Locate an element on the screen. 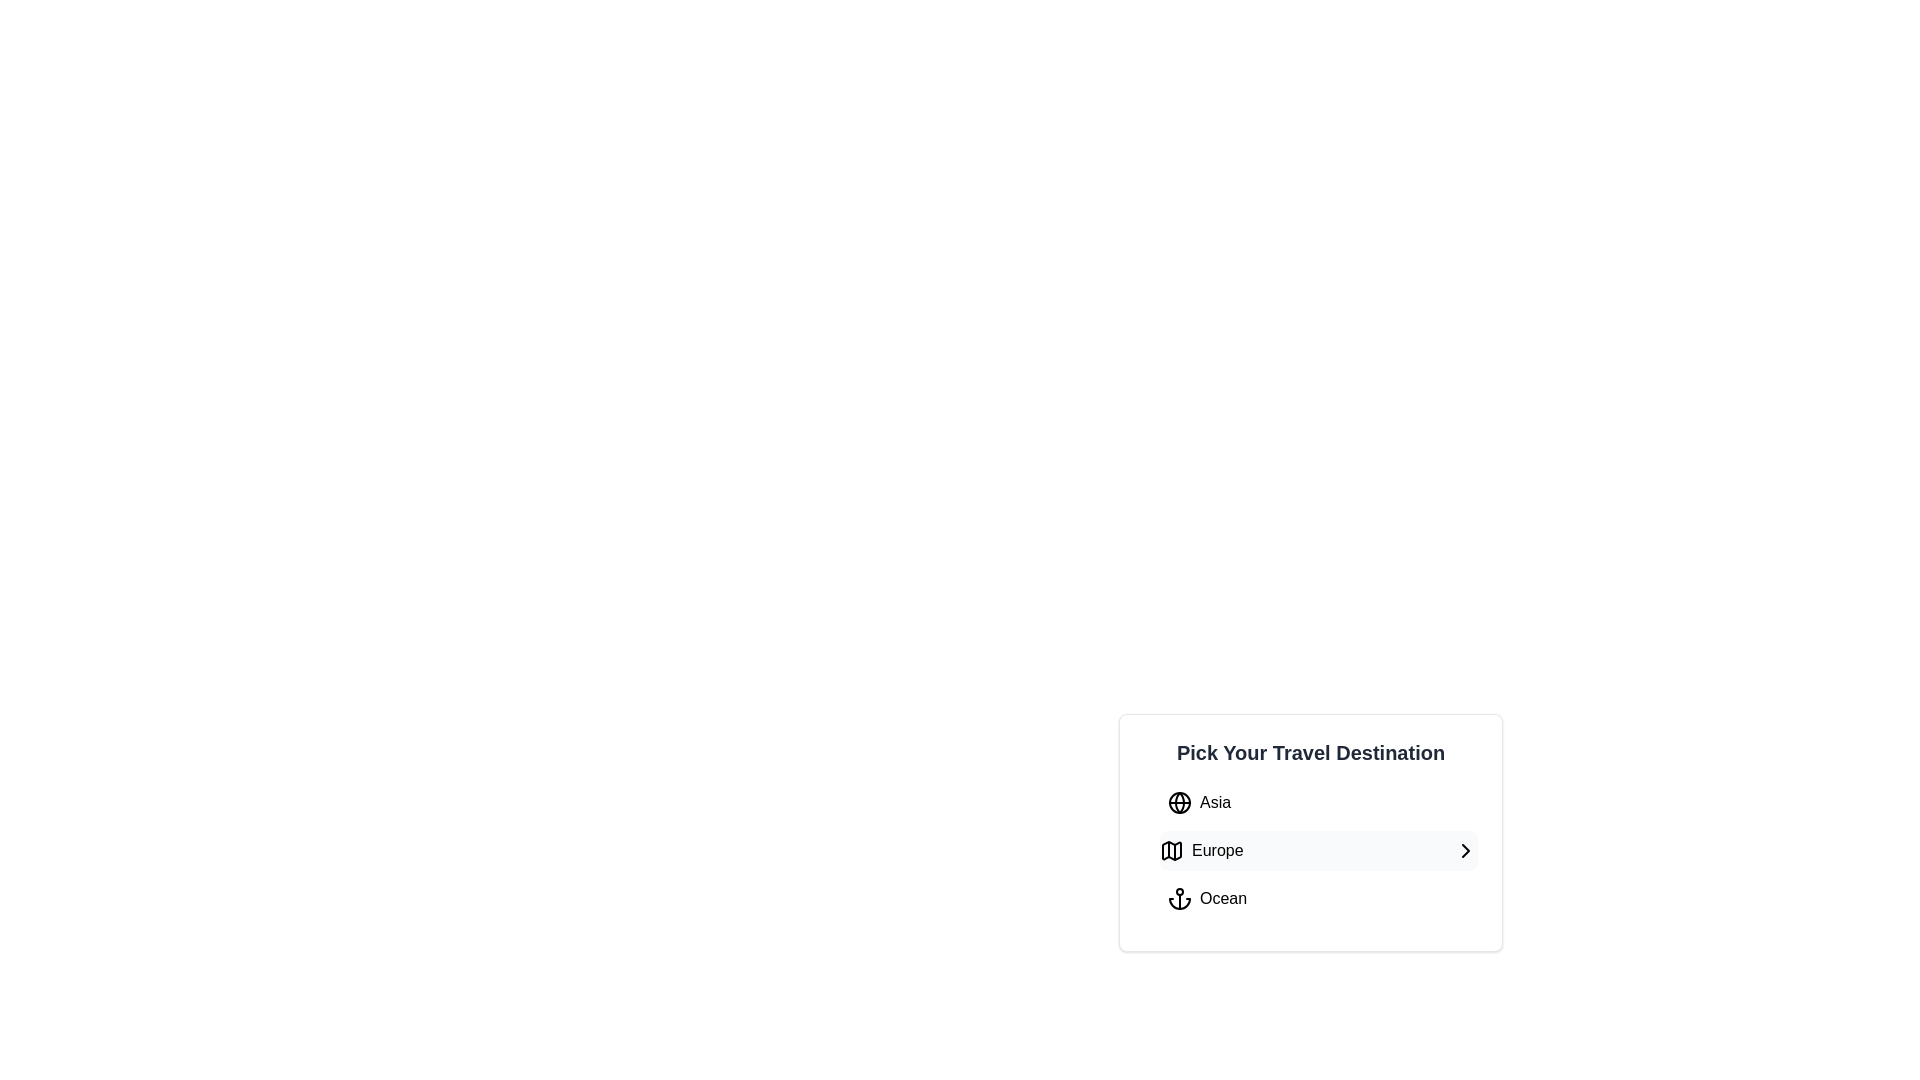 The image size is (1920, 1080). the third selectable item labeled 'Ocean' which features an anchor icon on the left within a modal interface is located at coordinates (1206, 897).